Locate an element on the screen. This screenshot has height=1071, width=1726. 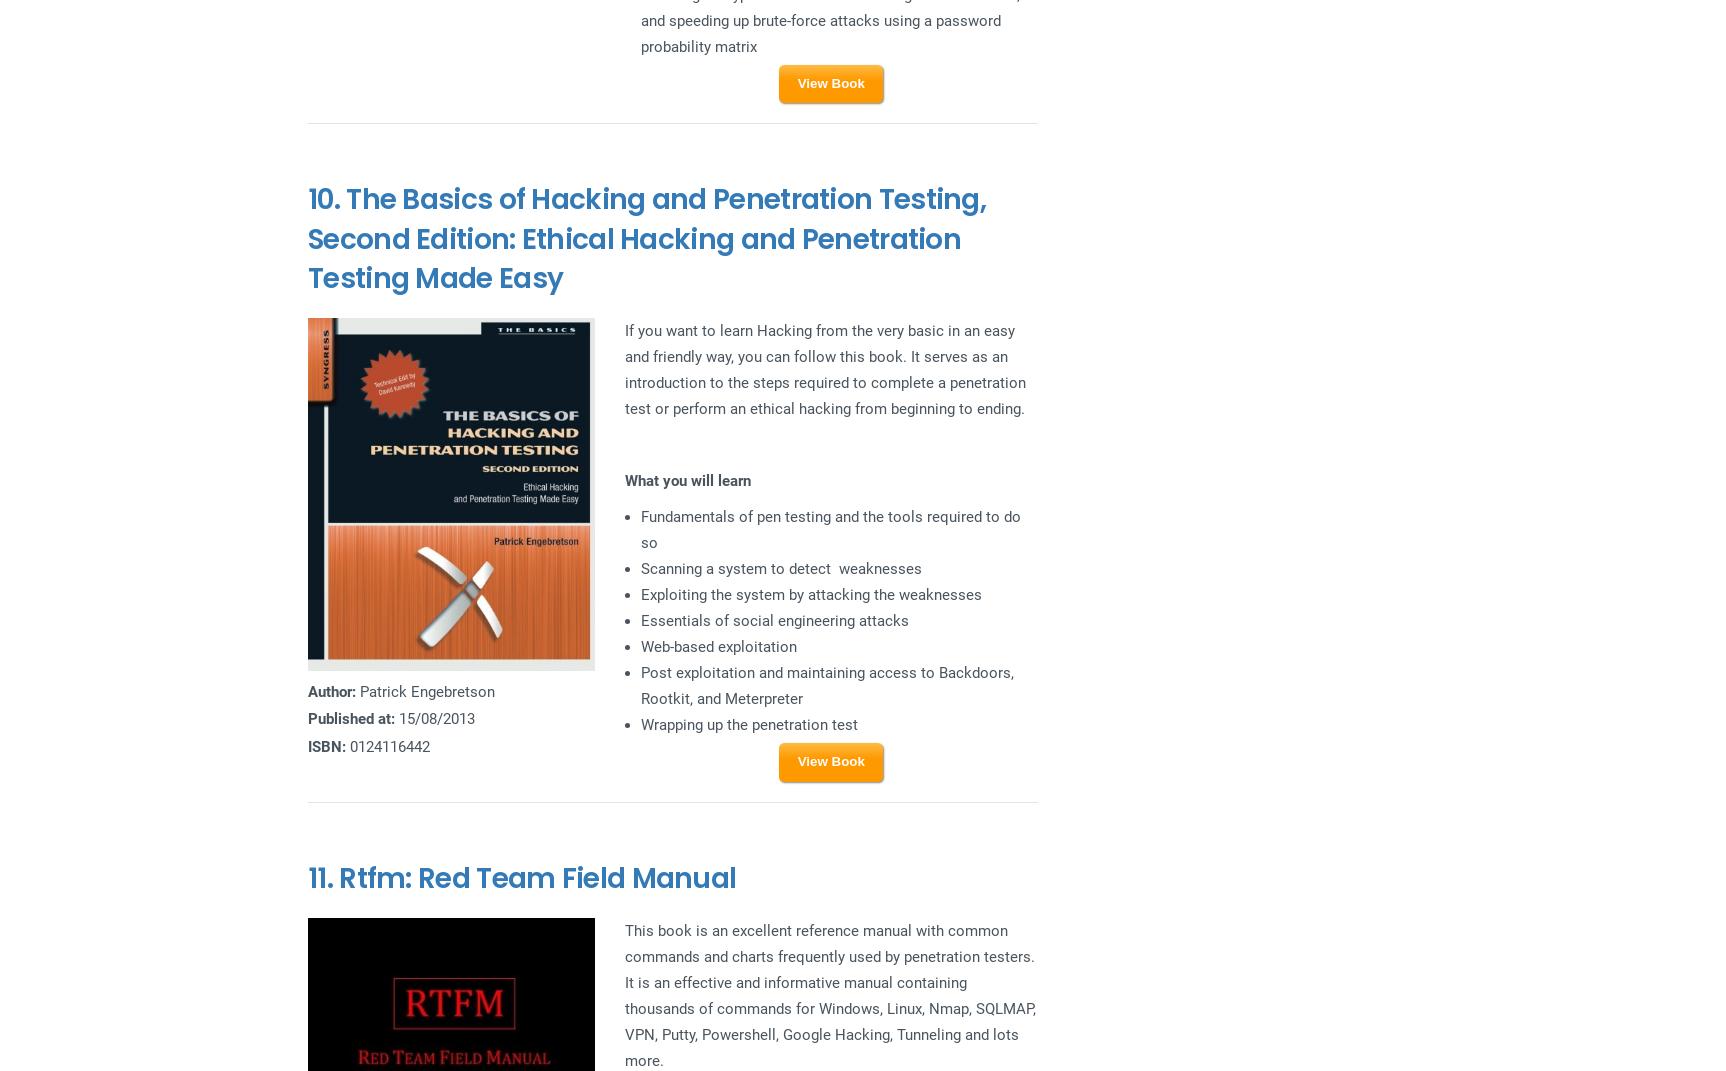
'This book is an excellent reference manual with common commands and charts frequently used by penetration testers. It is an effective and informative manual containing thousands of commands for Windows, Linux, Nmap, SQLMAP, VPN, Putty, Powershell, Google Hacking, Tunneling and lots more.' is located at coordinates (622, 993).